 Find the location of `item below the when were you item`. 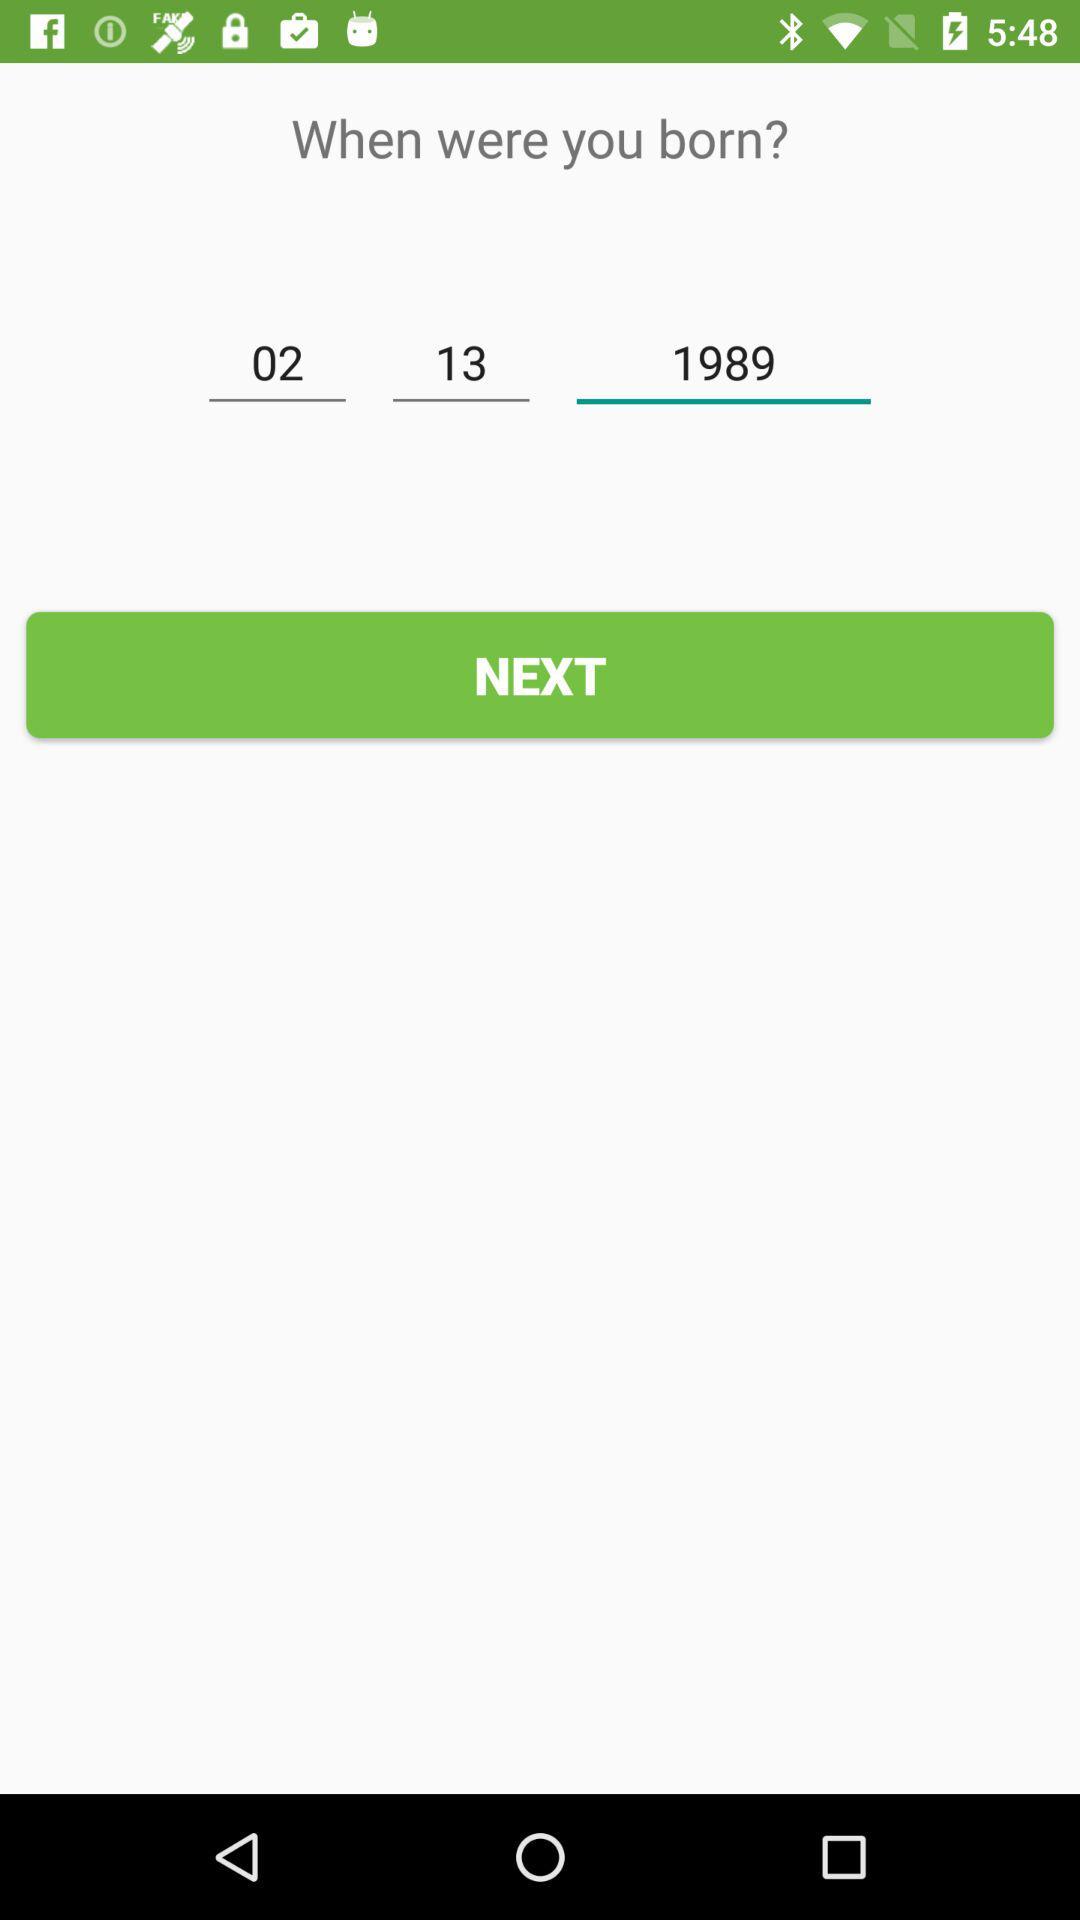

item below the when were you item is located at coordinates (461, 363).